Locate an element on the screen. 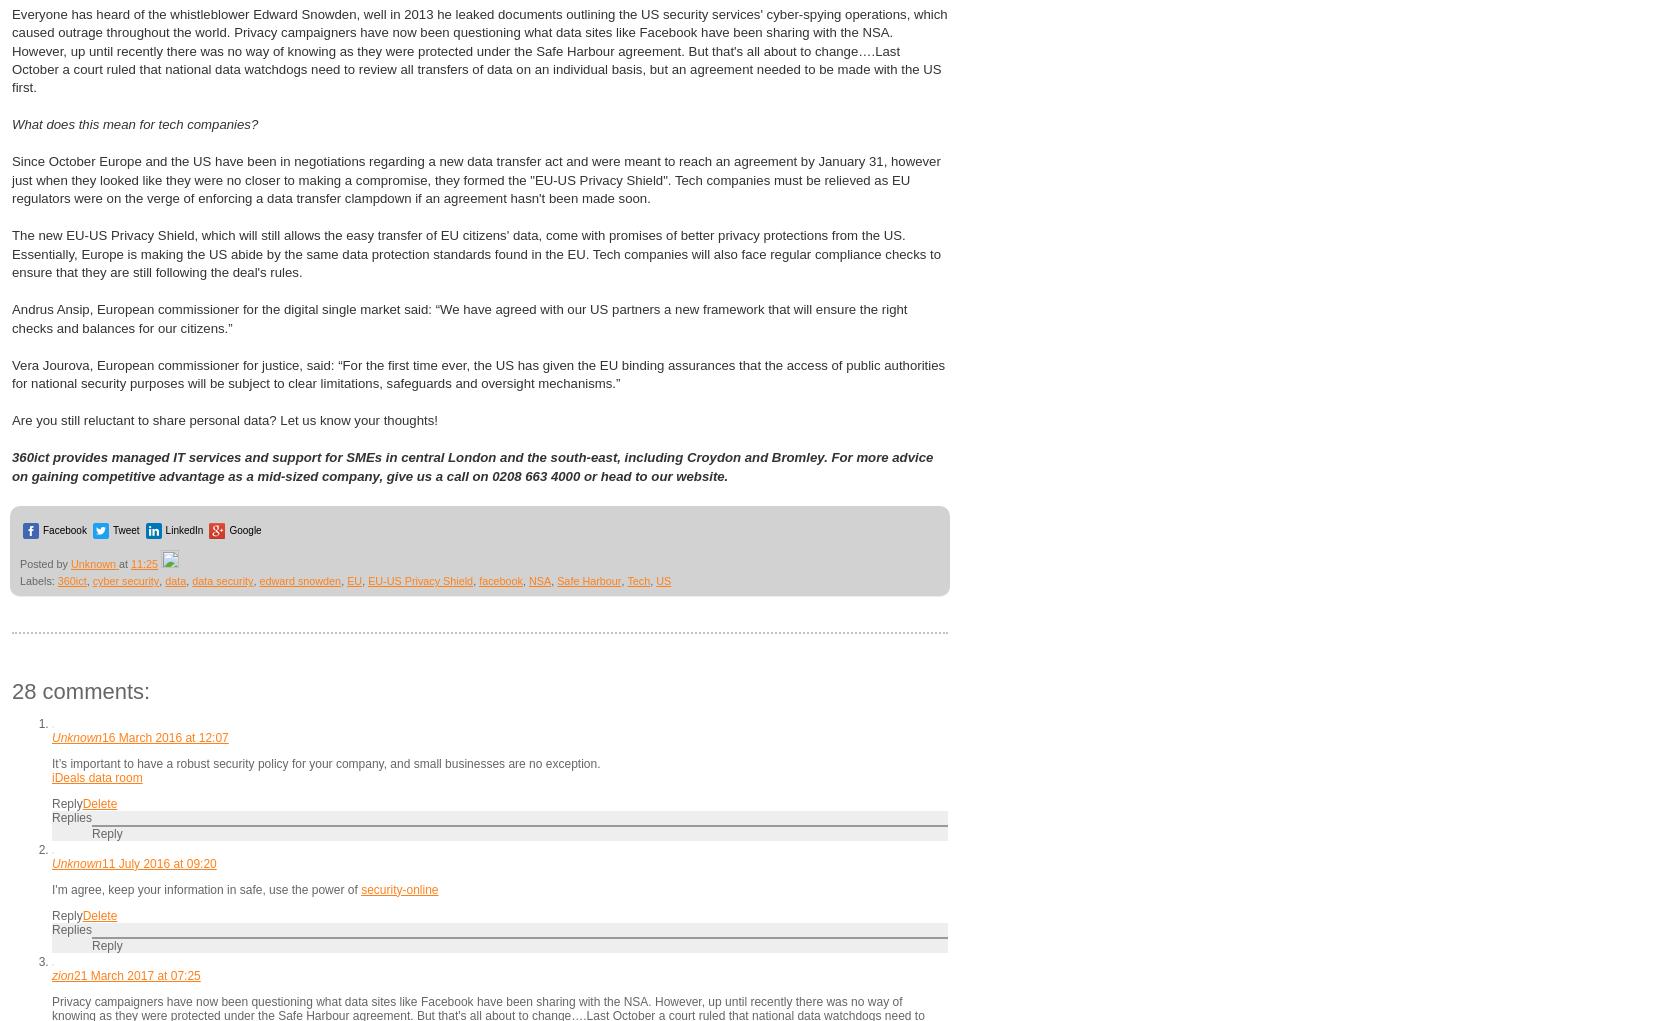  '11:25' is located at coordinates (143, 561).